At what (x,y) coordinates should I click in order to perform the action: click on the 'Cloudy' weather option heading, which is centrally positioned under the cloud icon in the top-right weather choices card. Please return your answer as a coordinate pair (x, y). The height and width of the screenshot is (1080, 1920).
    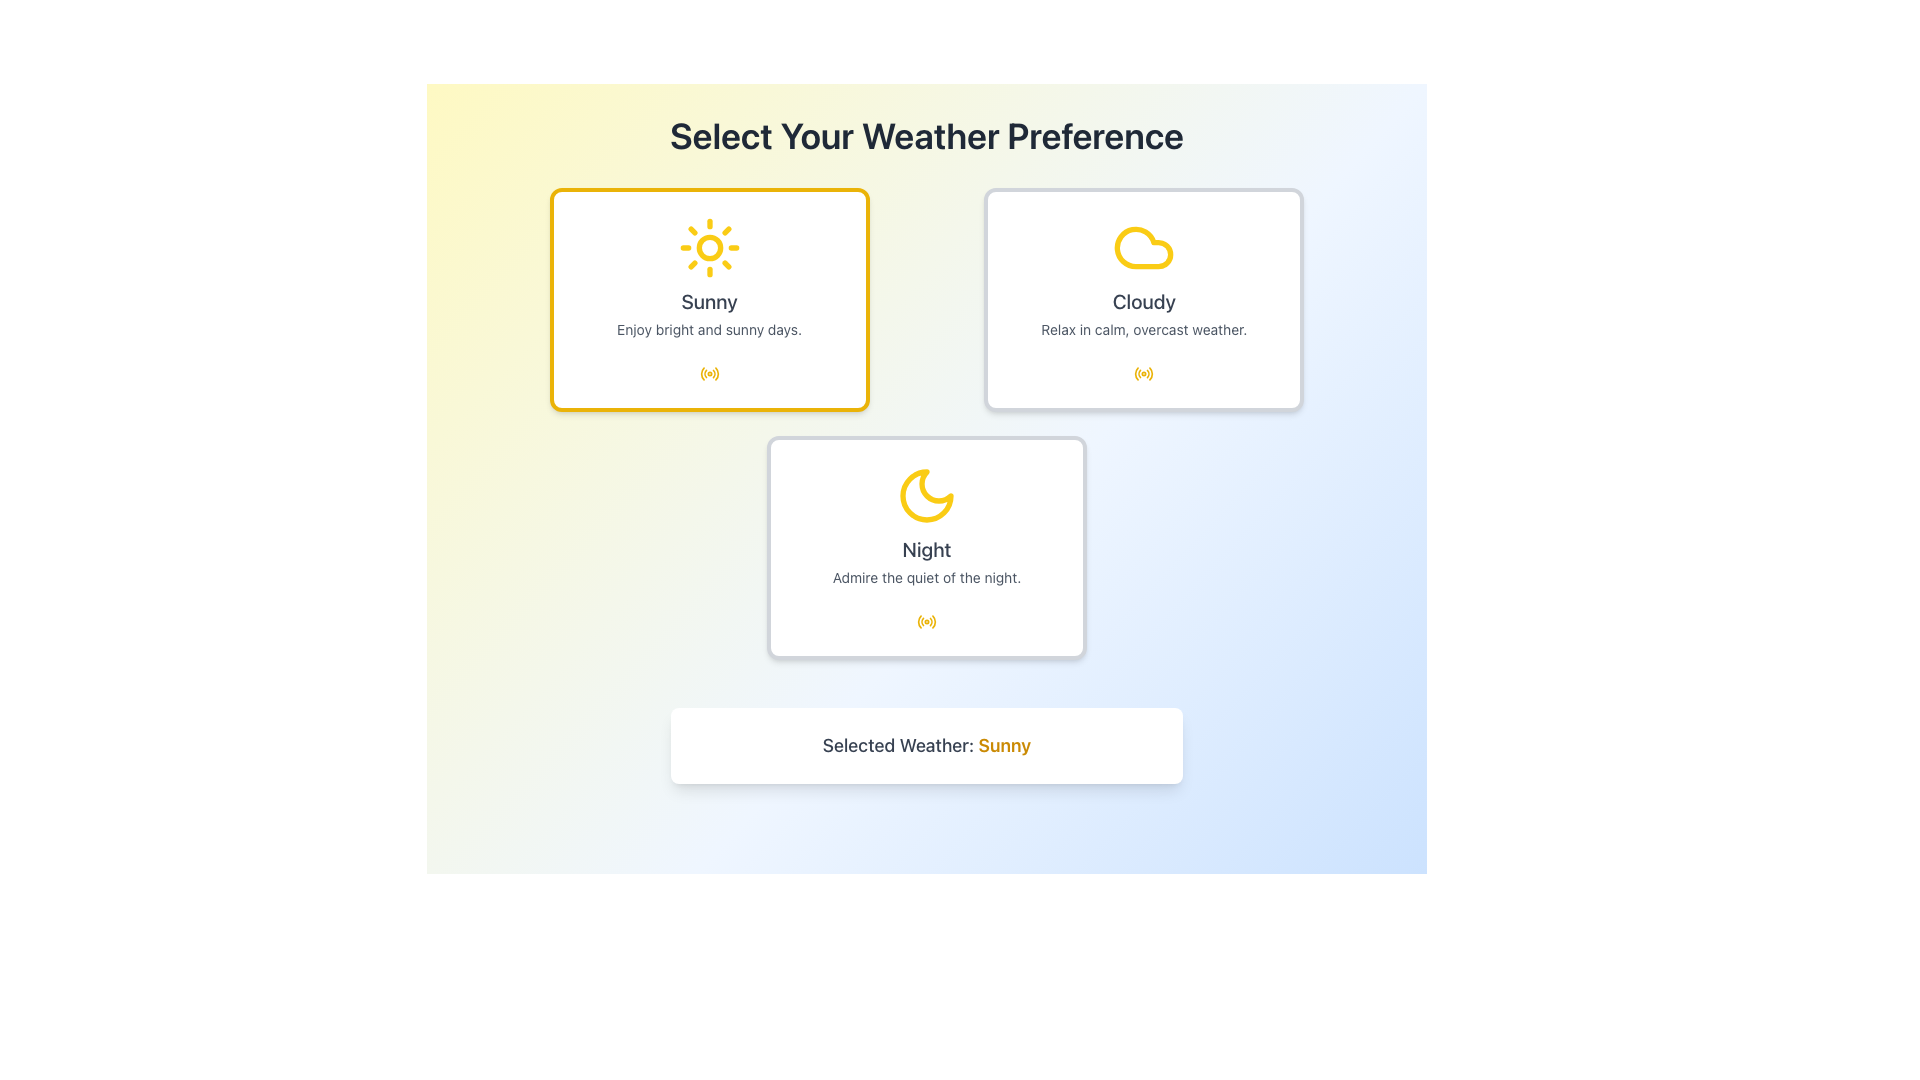
    Looking at the image, I should click on (1144, 301).